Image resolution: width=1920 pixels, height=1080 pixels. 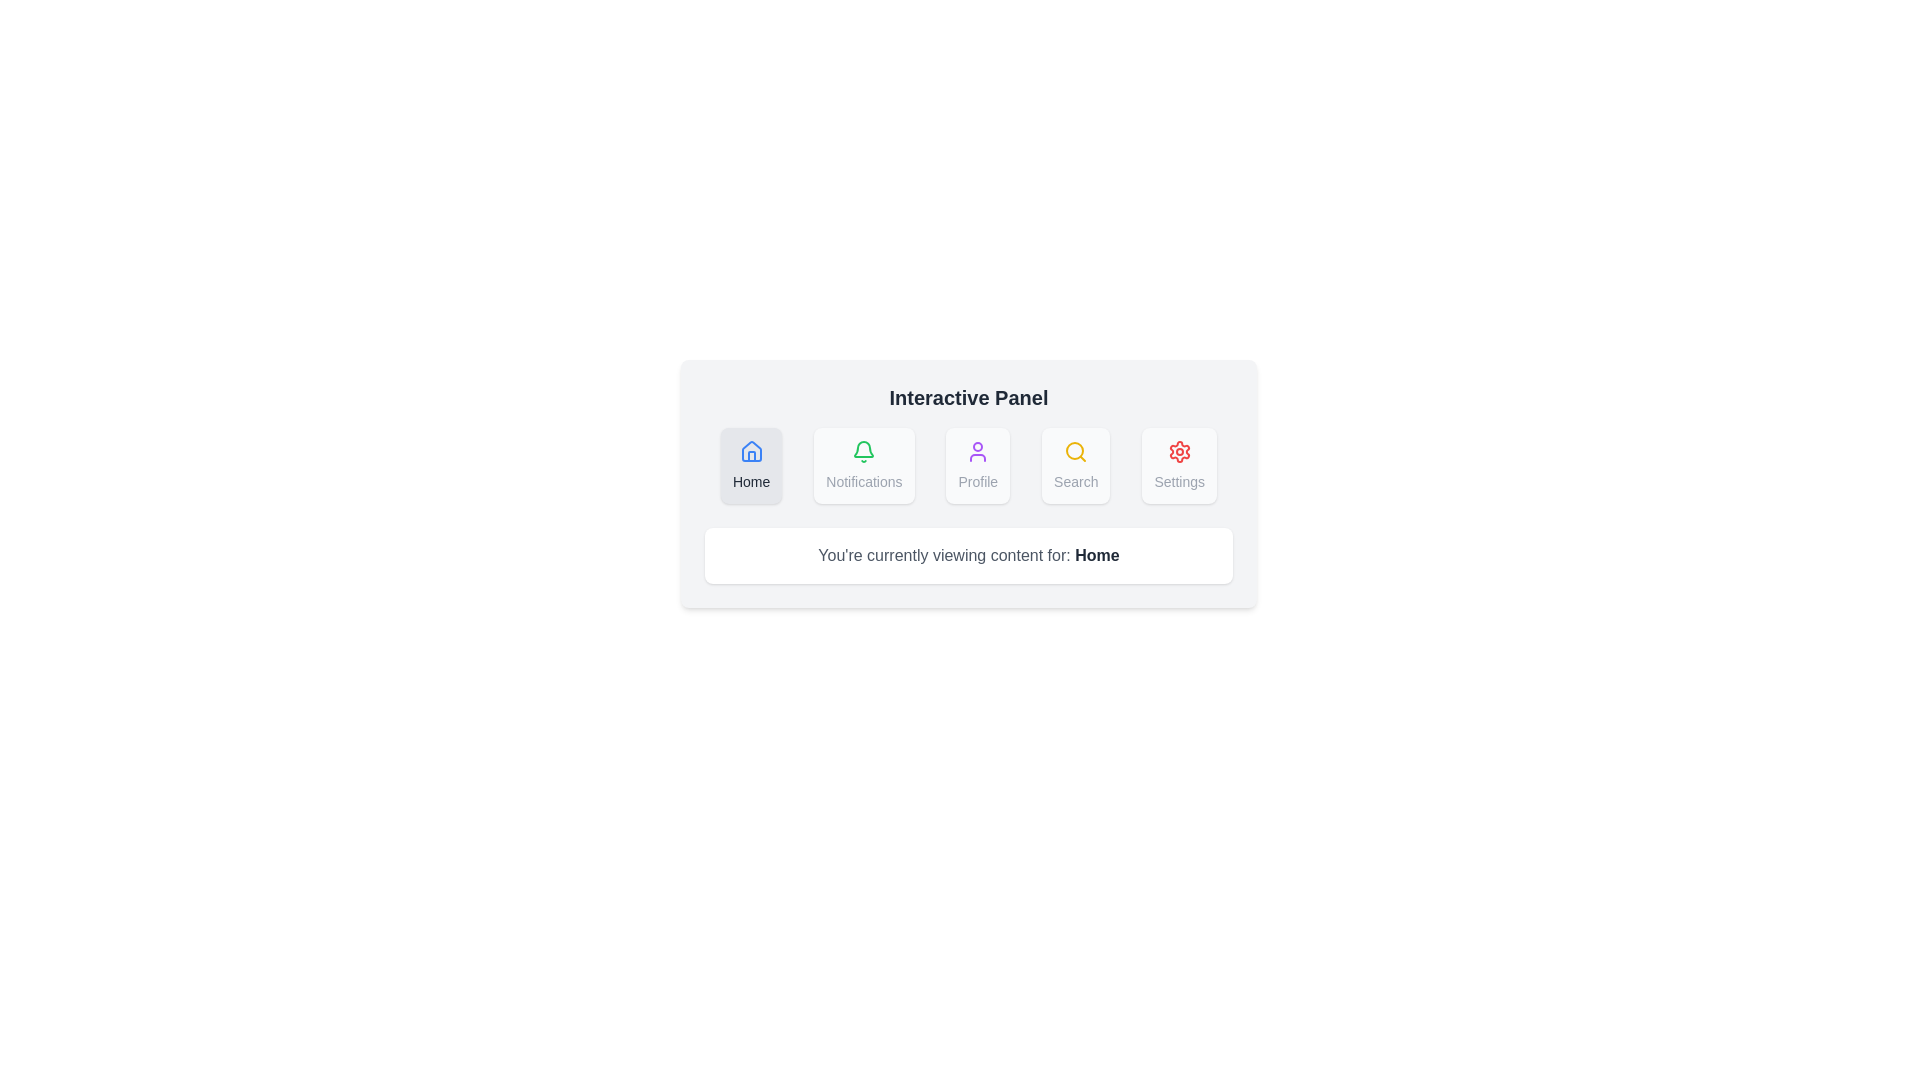 What do you see at coordinates (864, 482) in the screenshot?
I see `text label that describes the notifications feature, located within the 'Notifications' section, which is the second element from the left in the middle panel` at bounding box center [864, 482].